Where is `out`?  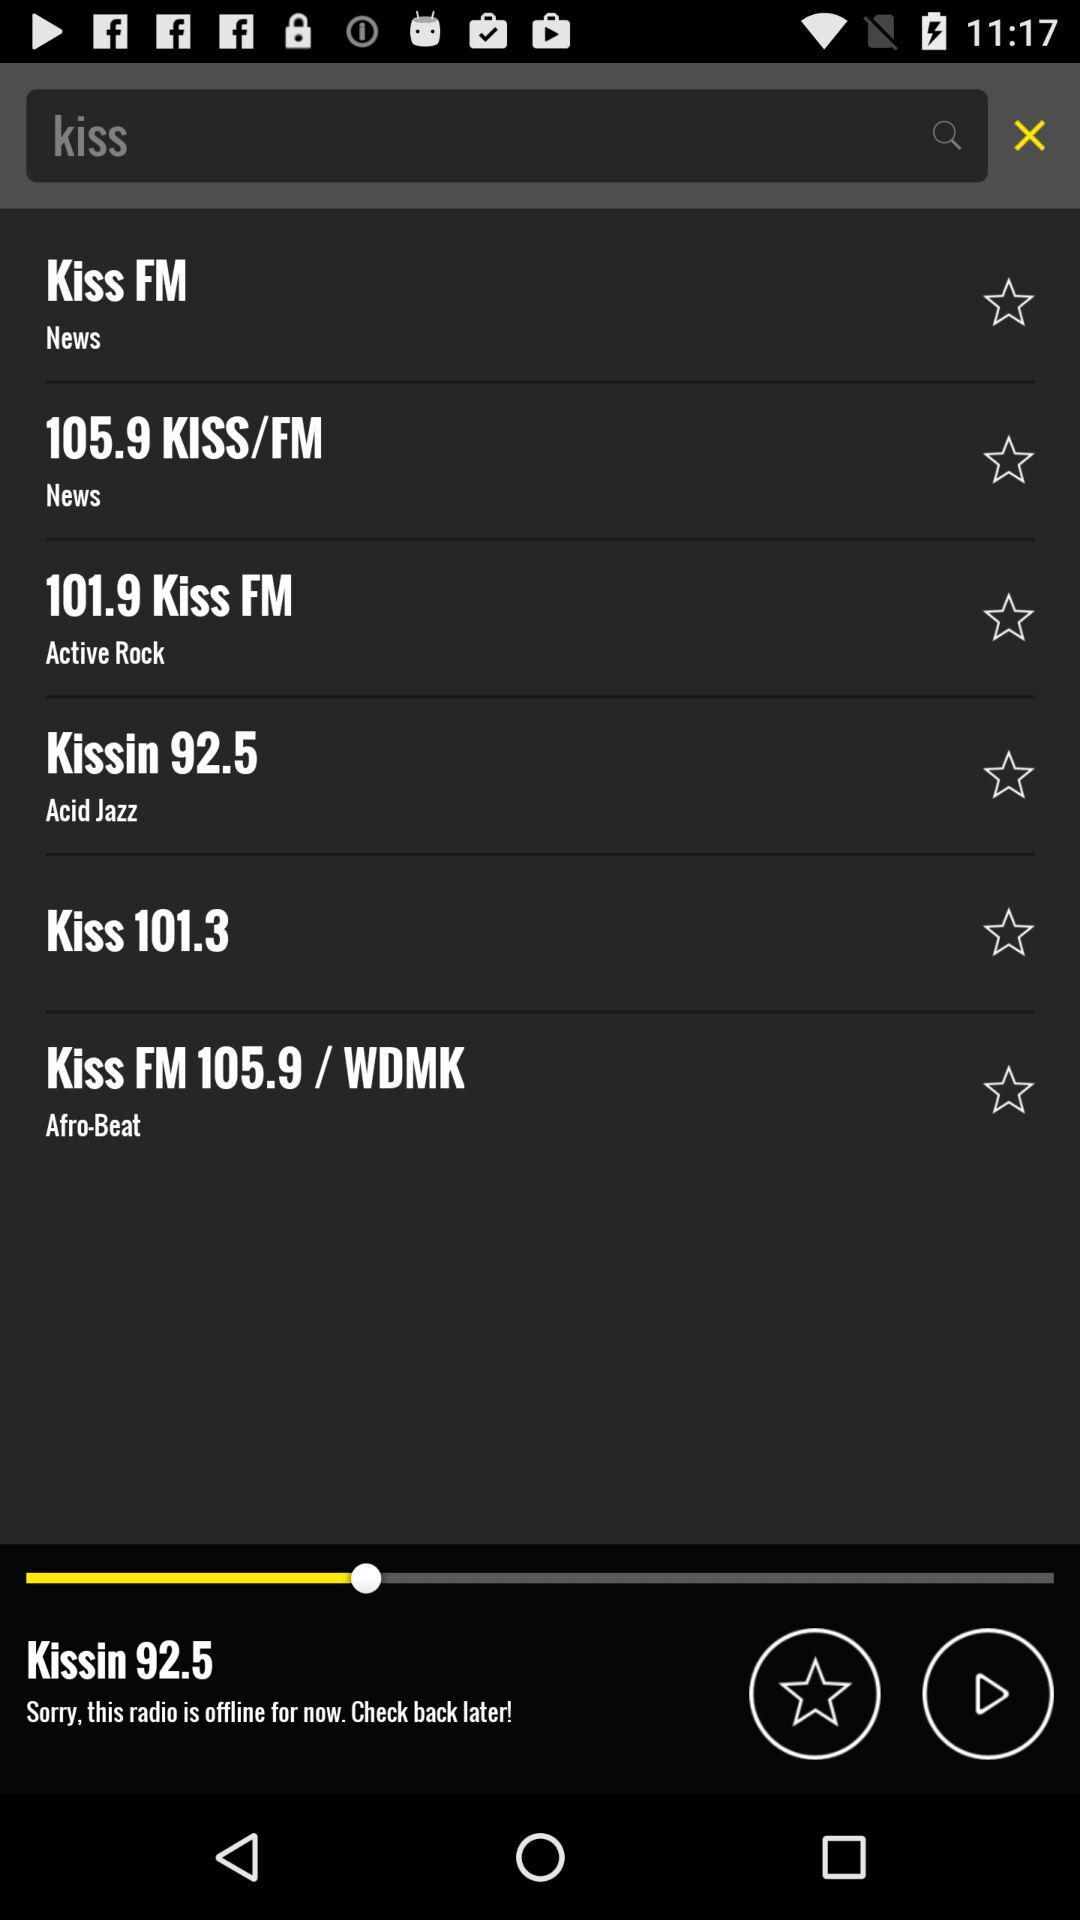 out is located at coordinates (1023, 134).